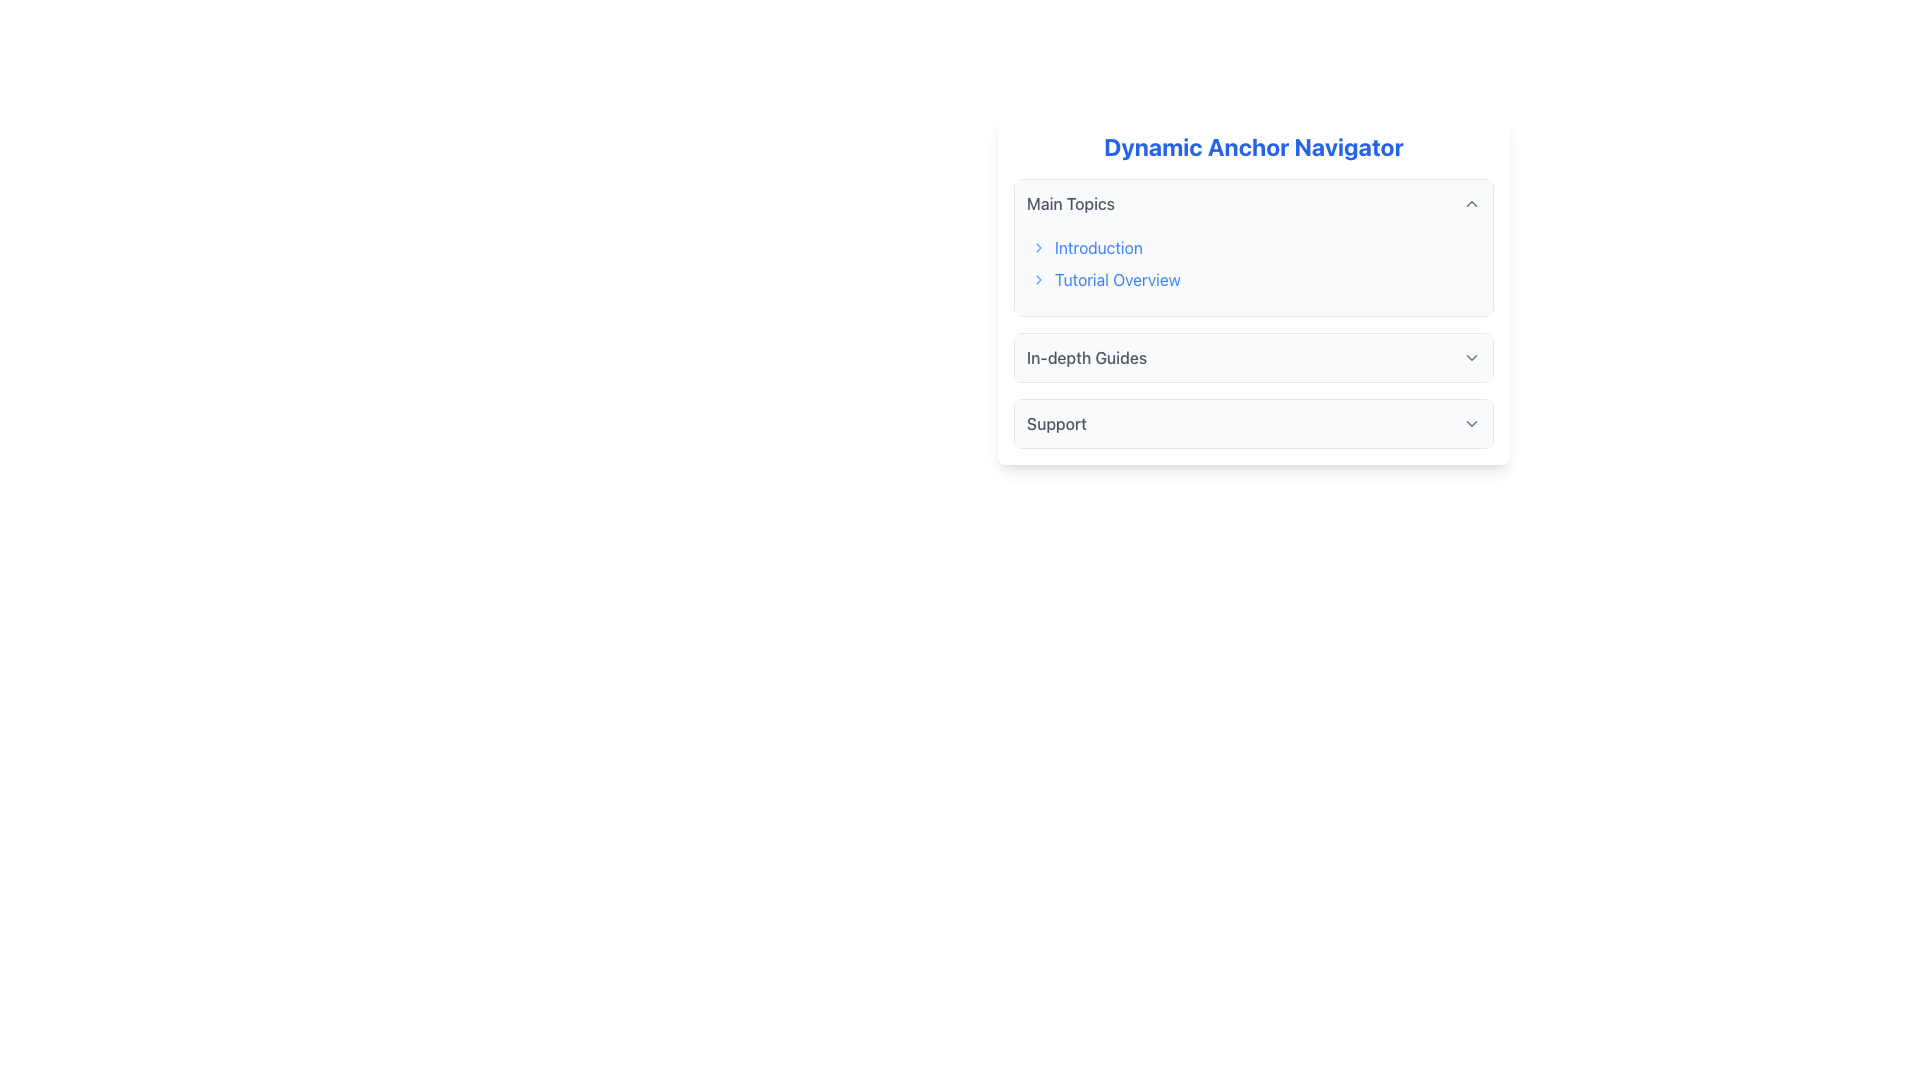 The height and width of the screenshot is (1080, 1920). Describe the element at coordinates (1252, 246) in the screenshot. I see `the first collapsible panel in the vertical navigation section below the title 'Dynamic Anchor Navigator'` at that location.